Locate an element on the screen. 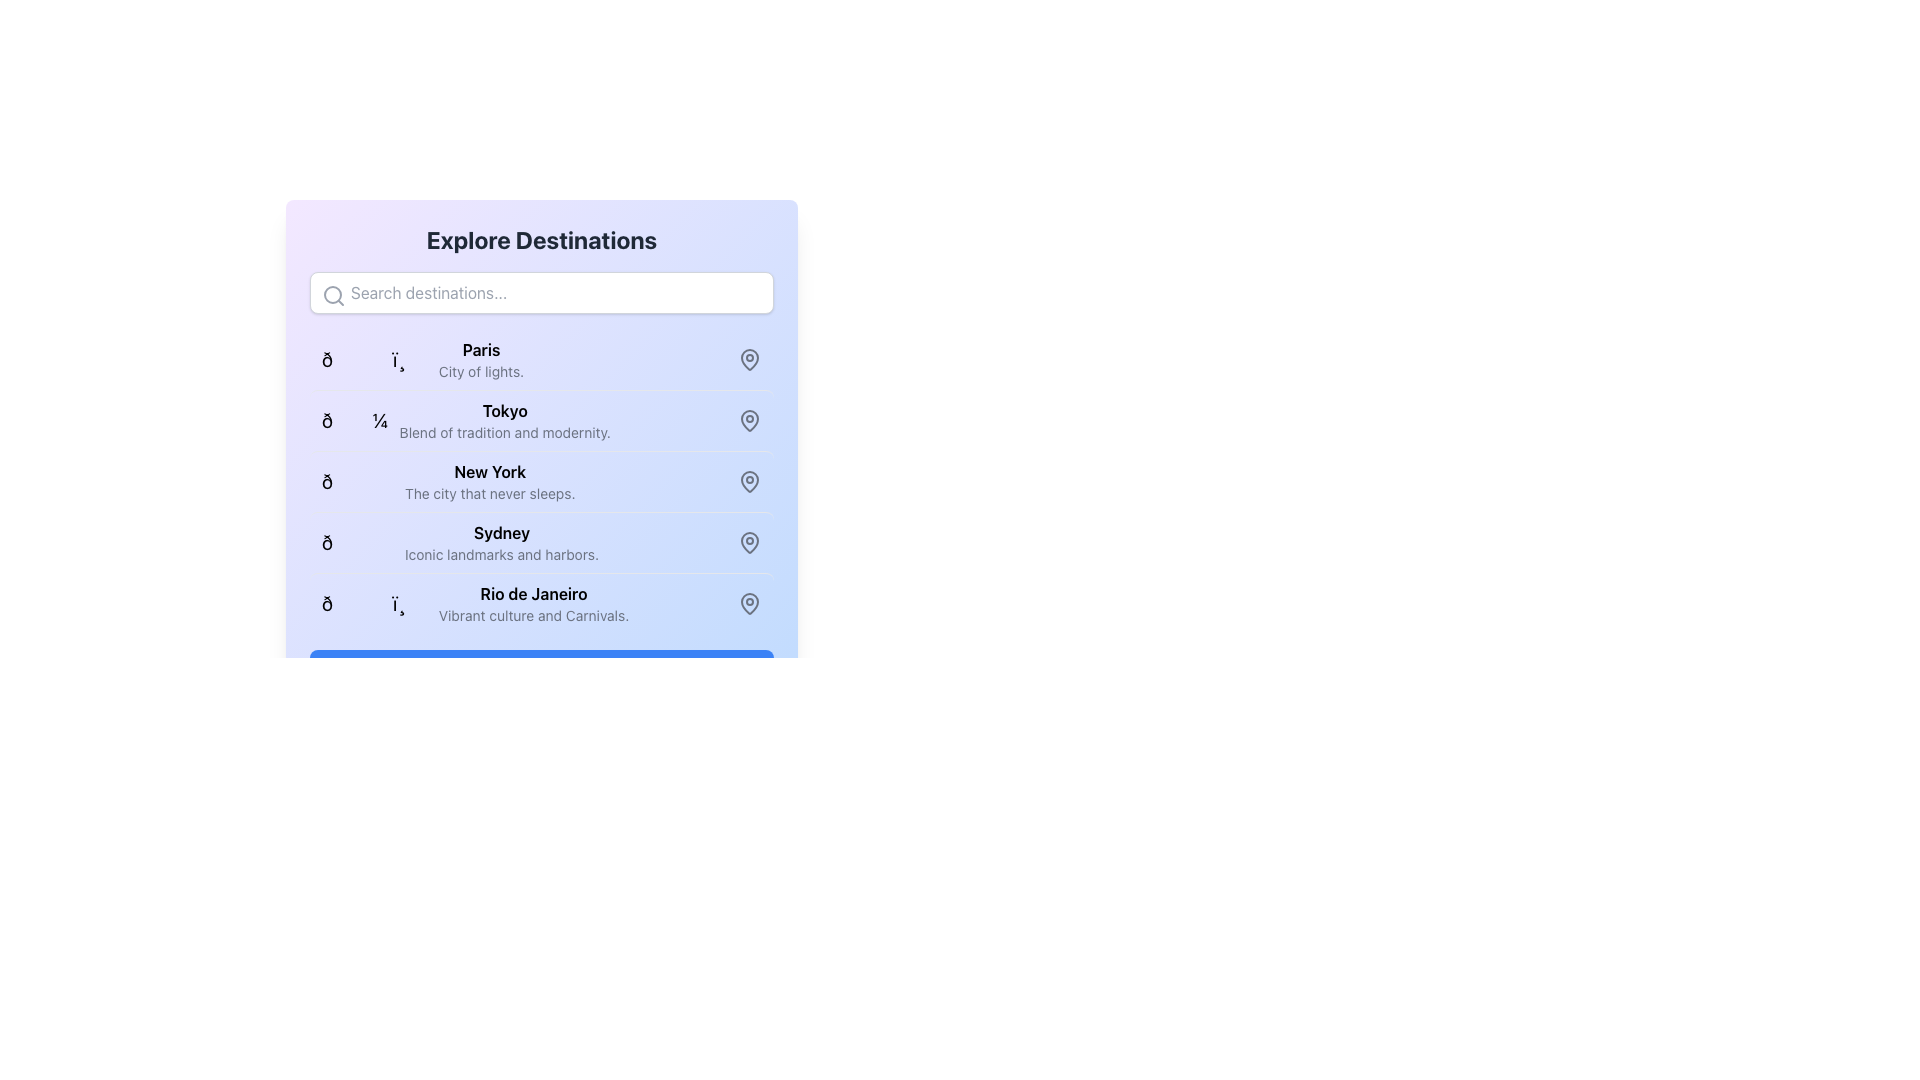  the map pin icon corresponding to 'Rio de Janeiro' in the 'Explore Destinations' list is located at coordinates (748, 603).